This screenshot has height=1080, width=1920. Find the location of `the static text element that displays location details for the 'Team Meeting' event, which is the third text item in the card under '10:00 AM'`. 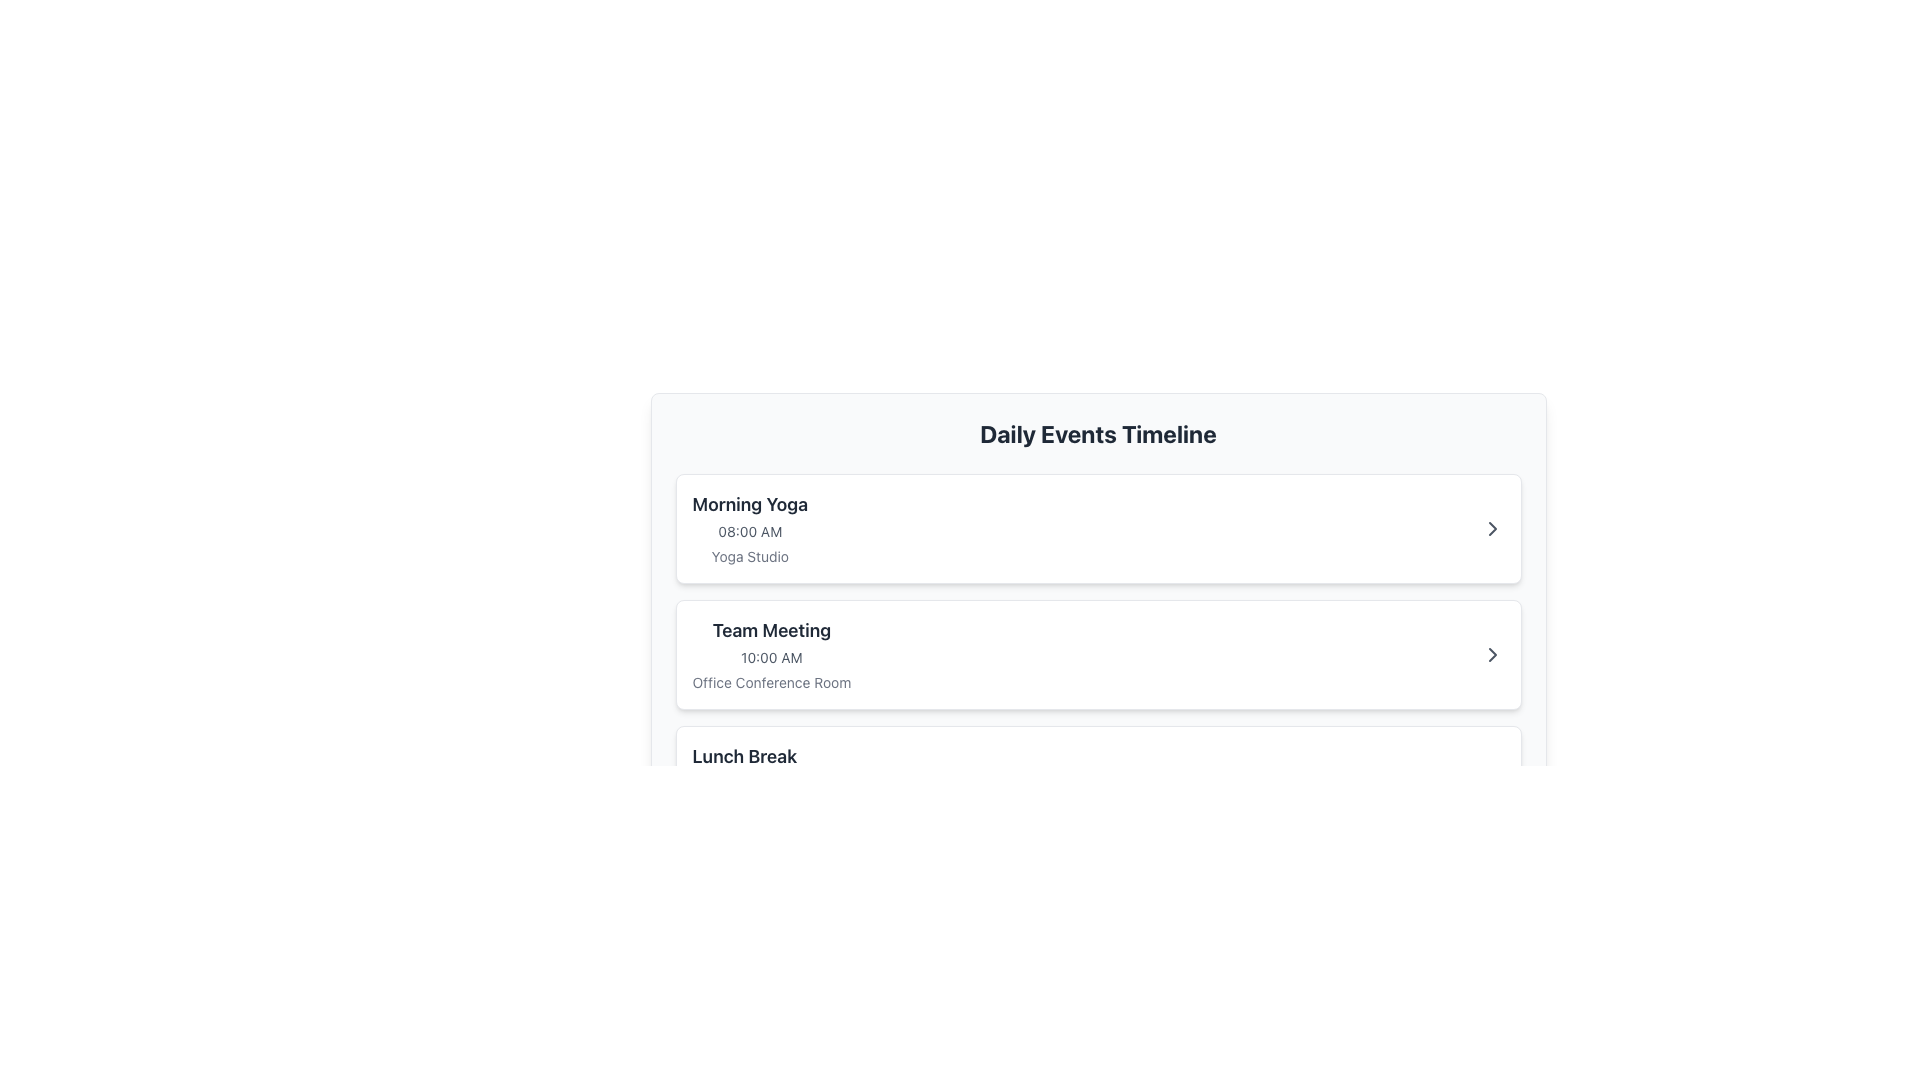

the static text element that displays location details for the 'Team Meeting' event, which is the third text item in the card under '10:00 AM' is located at coordinates (770, 681).